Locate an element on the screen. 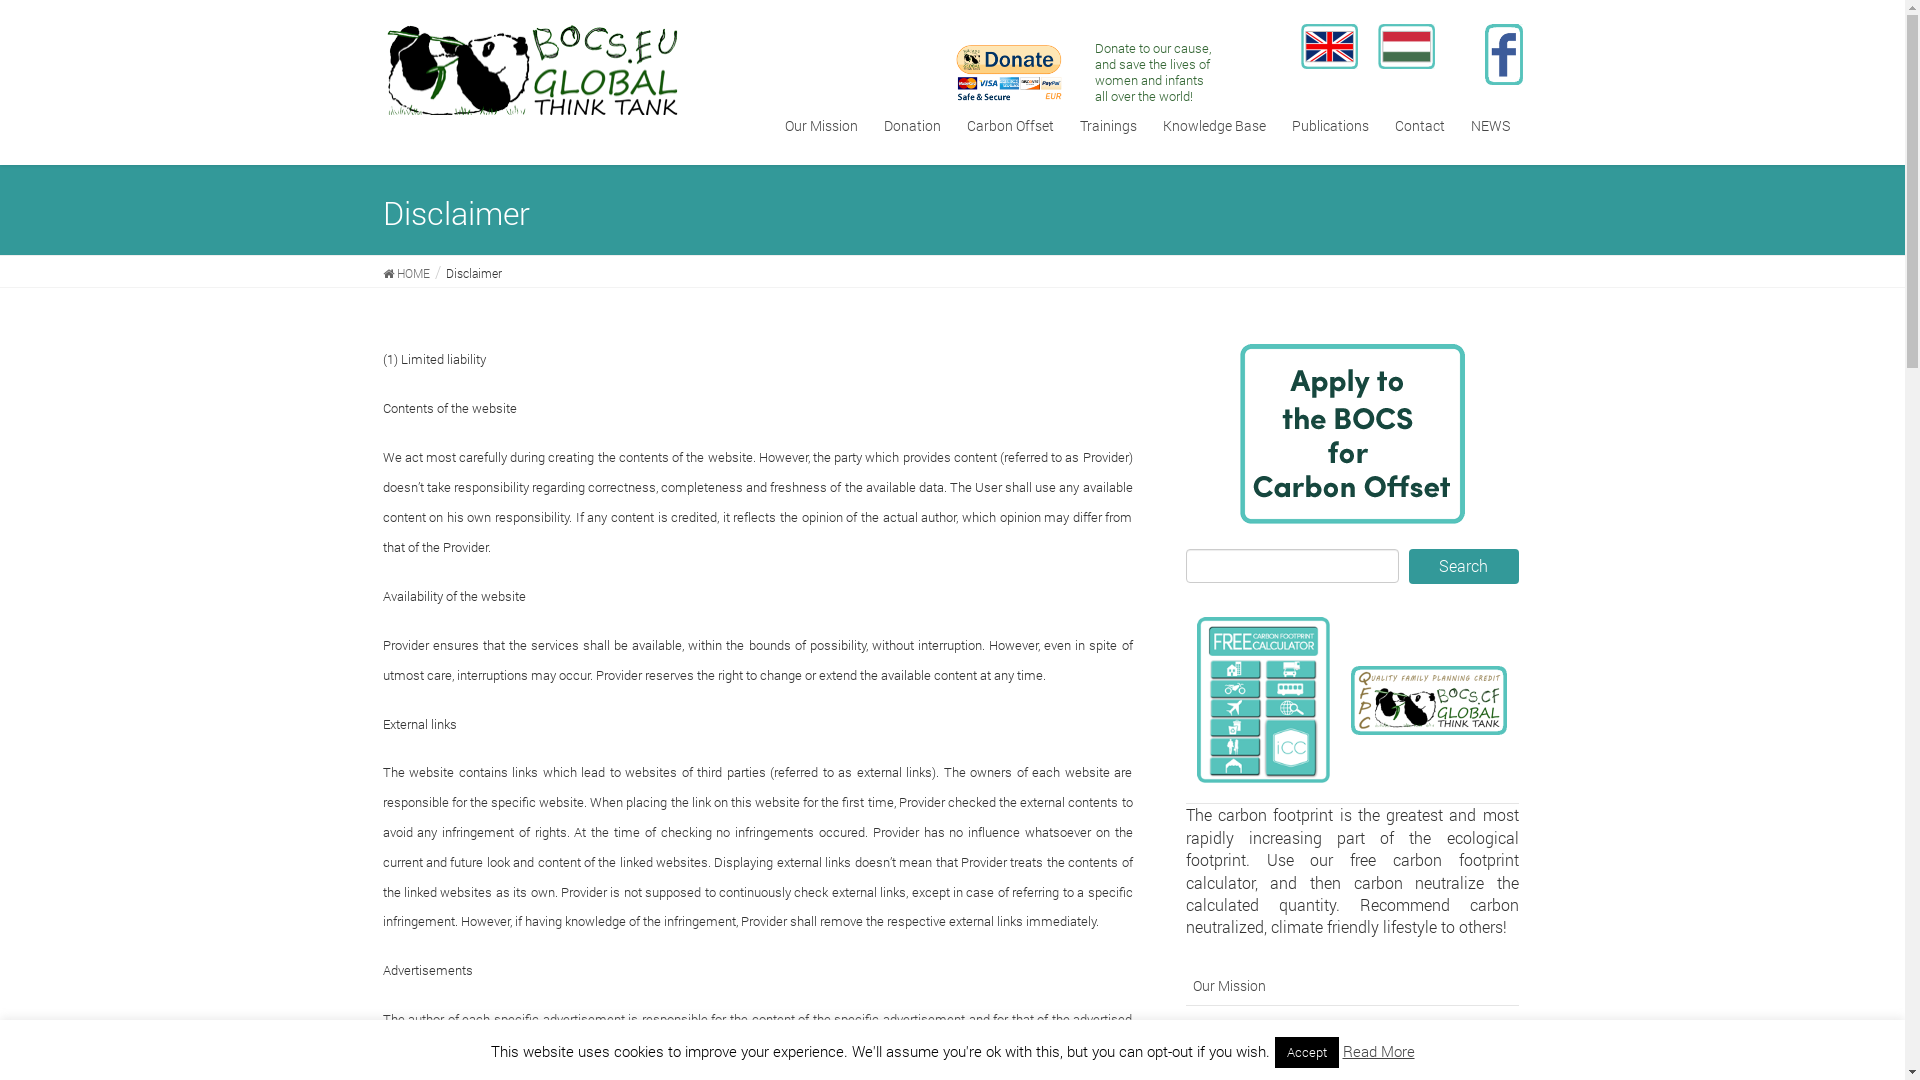 The width and height of the screenshot is (1920, 1080). 'Knowledge Base' is located at coordinates (1150, 125).